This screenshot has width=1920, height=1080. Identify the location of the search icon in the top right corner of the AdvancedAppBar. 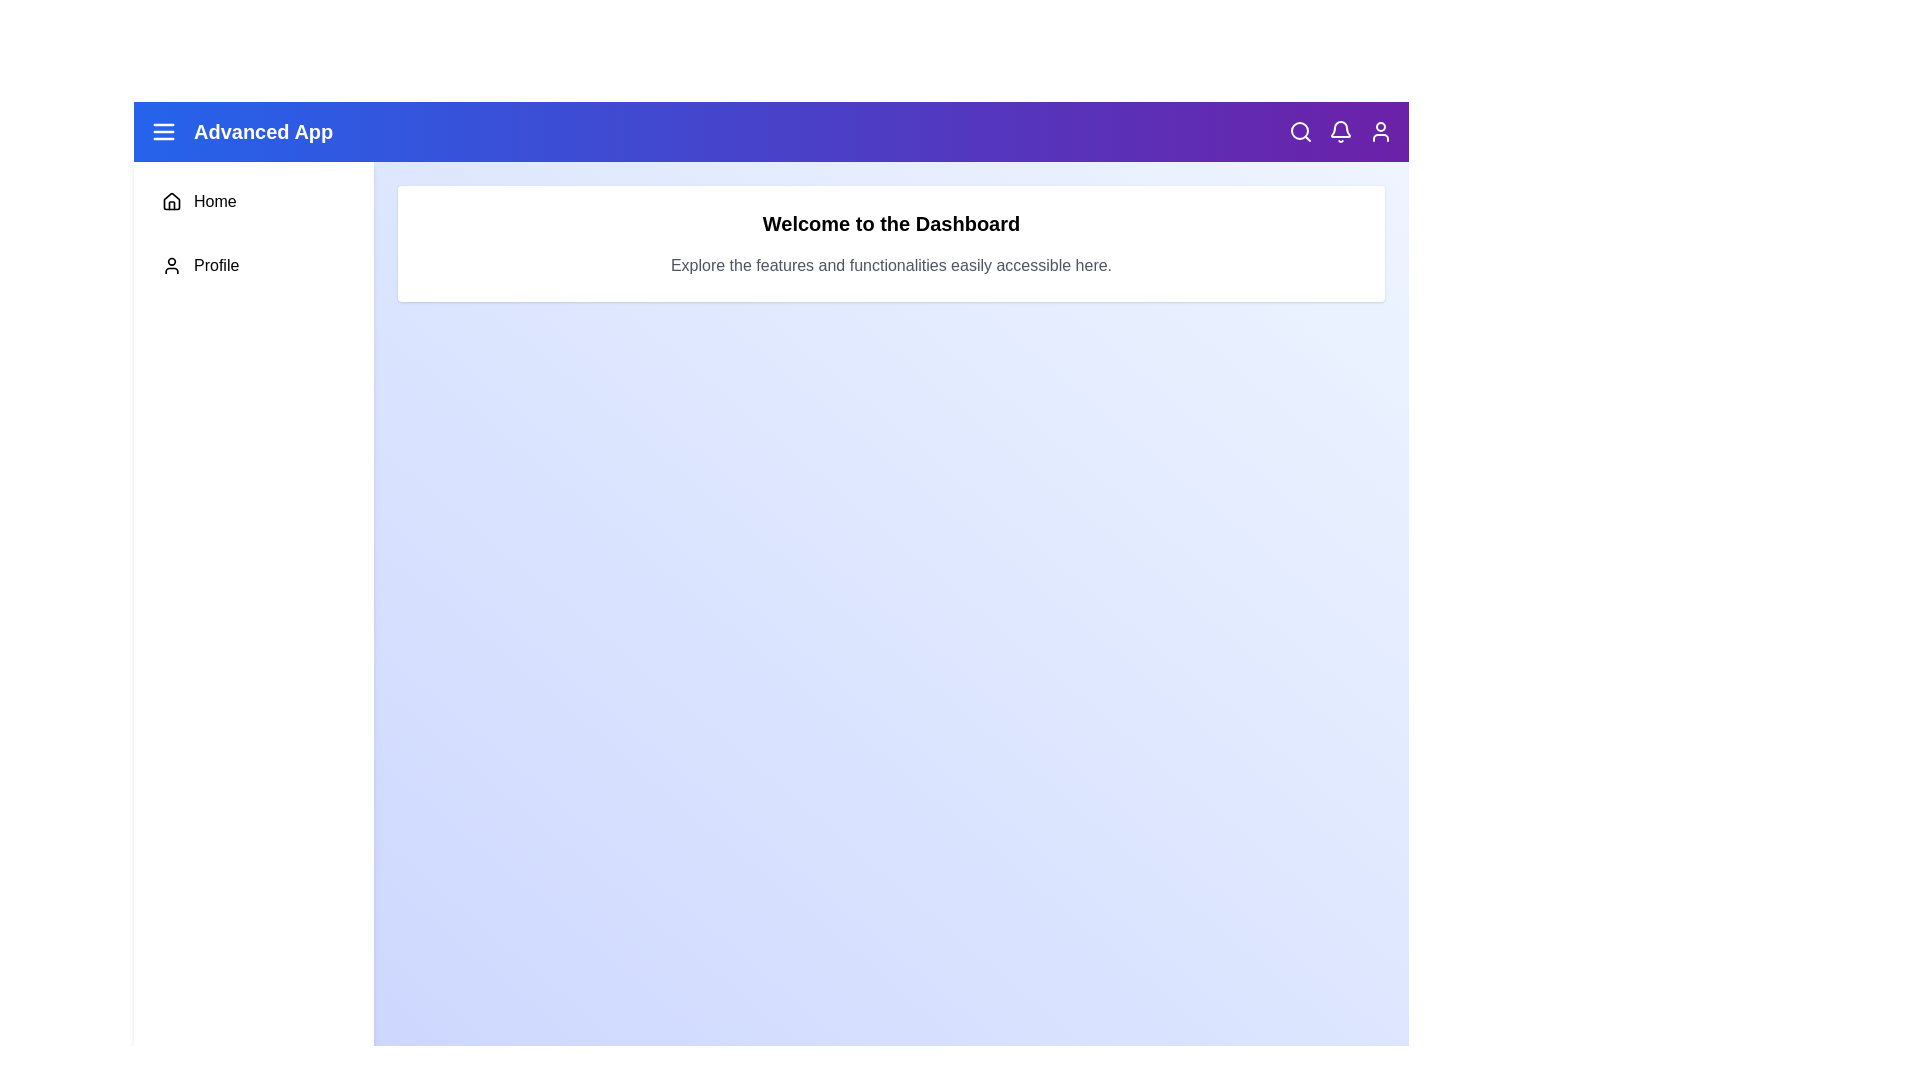
(1300, 131).